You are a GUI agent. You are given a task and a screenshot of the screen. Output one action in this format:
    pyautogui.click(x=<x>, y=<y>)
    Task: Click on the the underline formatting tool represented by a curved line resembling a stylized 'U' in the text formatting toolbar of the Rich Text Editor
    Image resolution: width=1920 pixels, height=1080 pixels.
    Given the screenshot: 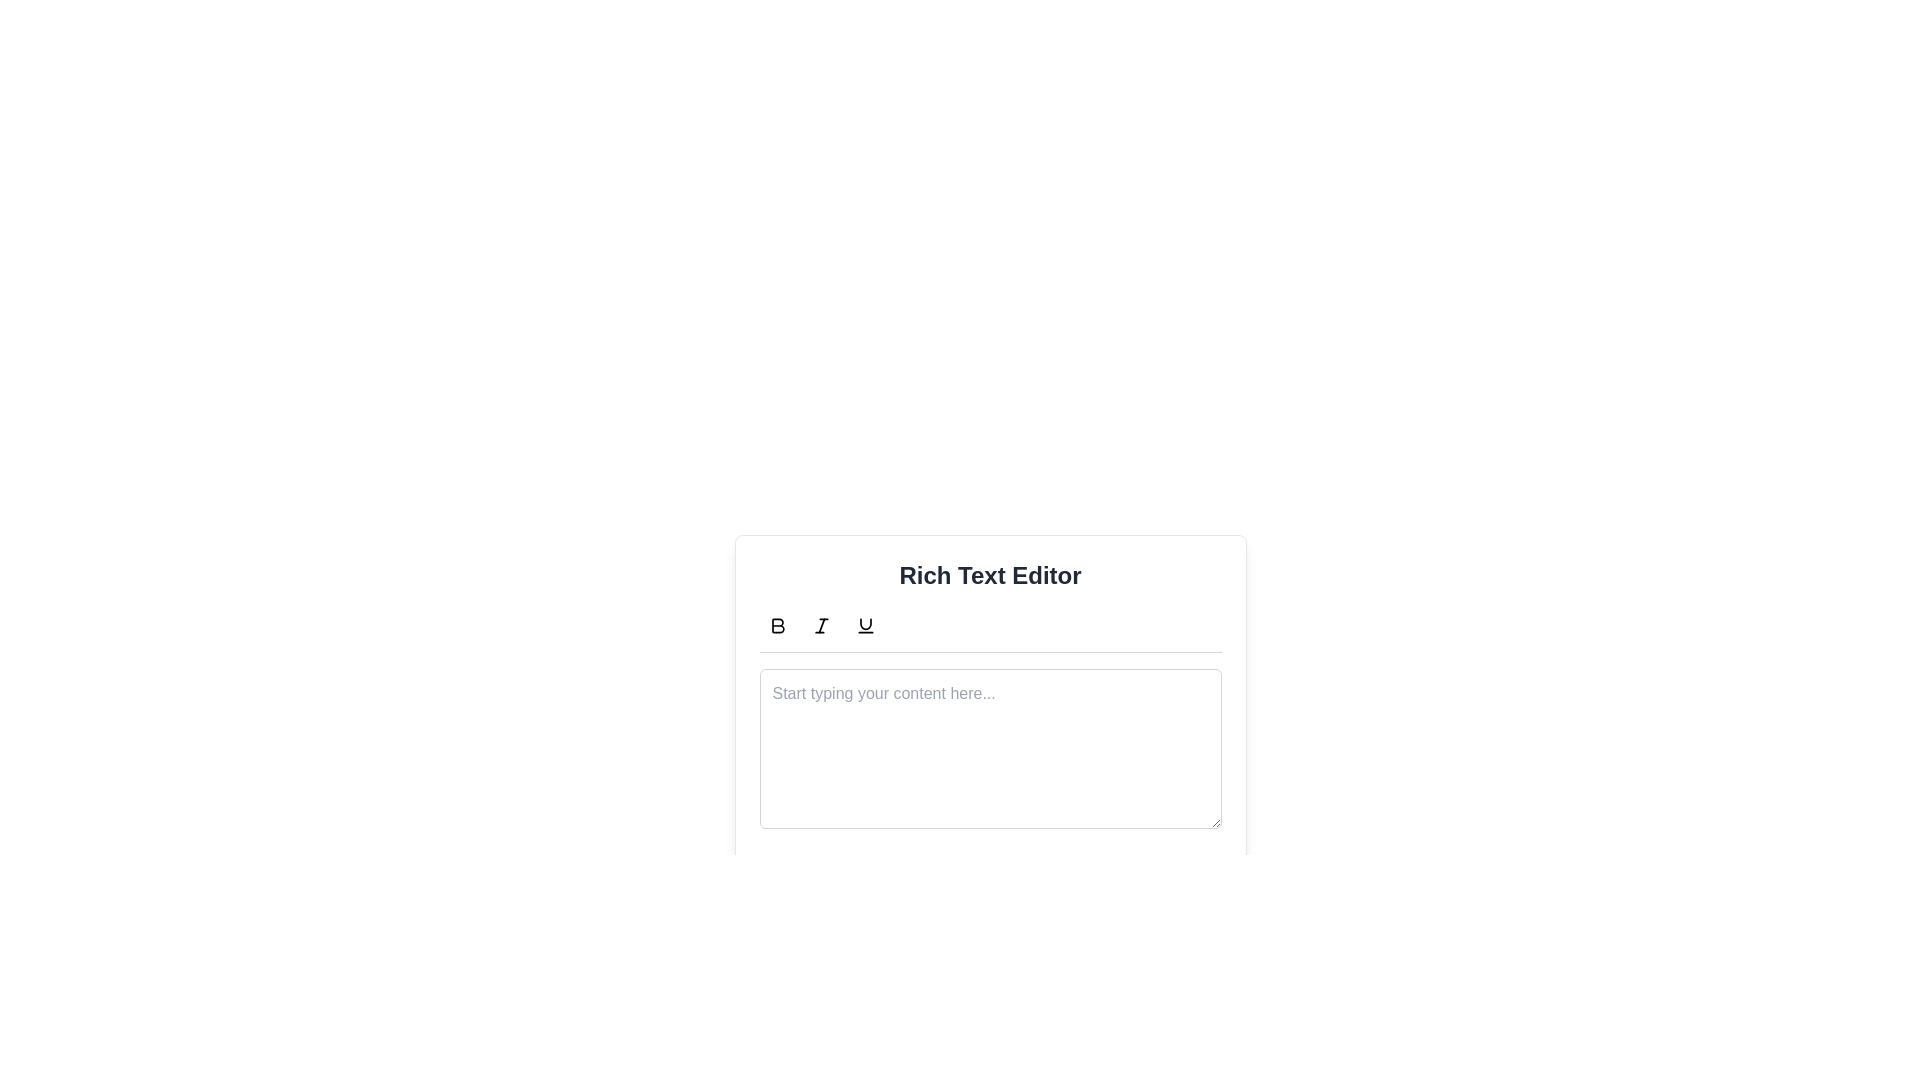 What is the action you would take?
    pyautogui.click(x=865, y=623)
    